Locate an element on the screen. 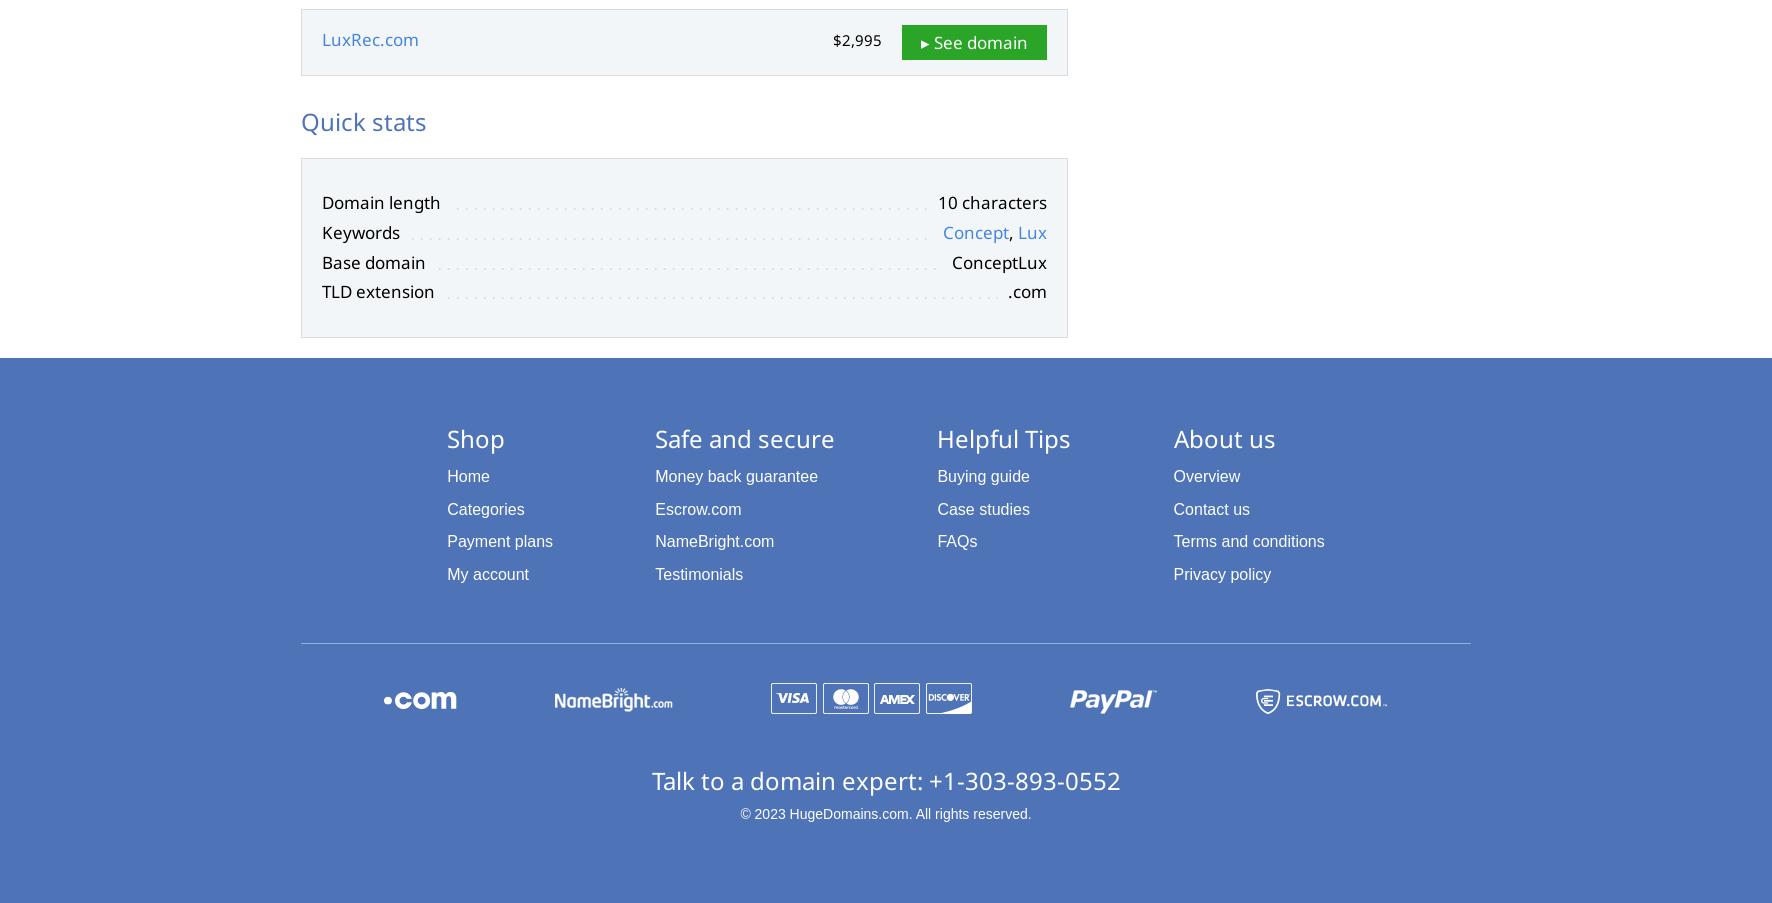 This screenshot has height=903, width=1772. 'Concept' is located at coordinates (975, 231).